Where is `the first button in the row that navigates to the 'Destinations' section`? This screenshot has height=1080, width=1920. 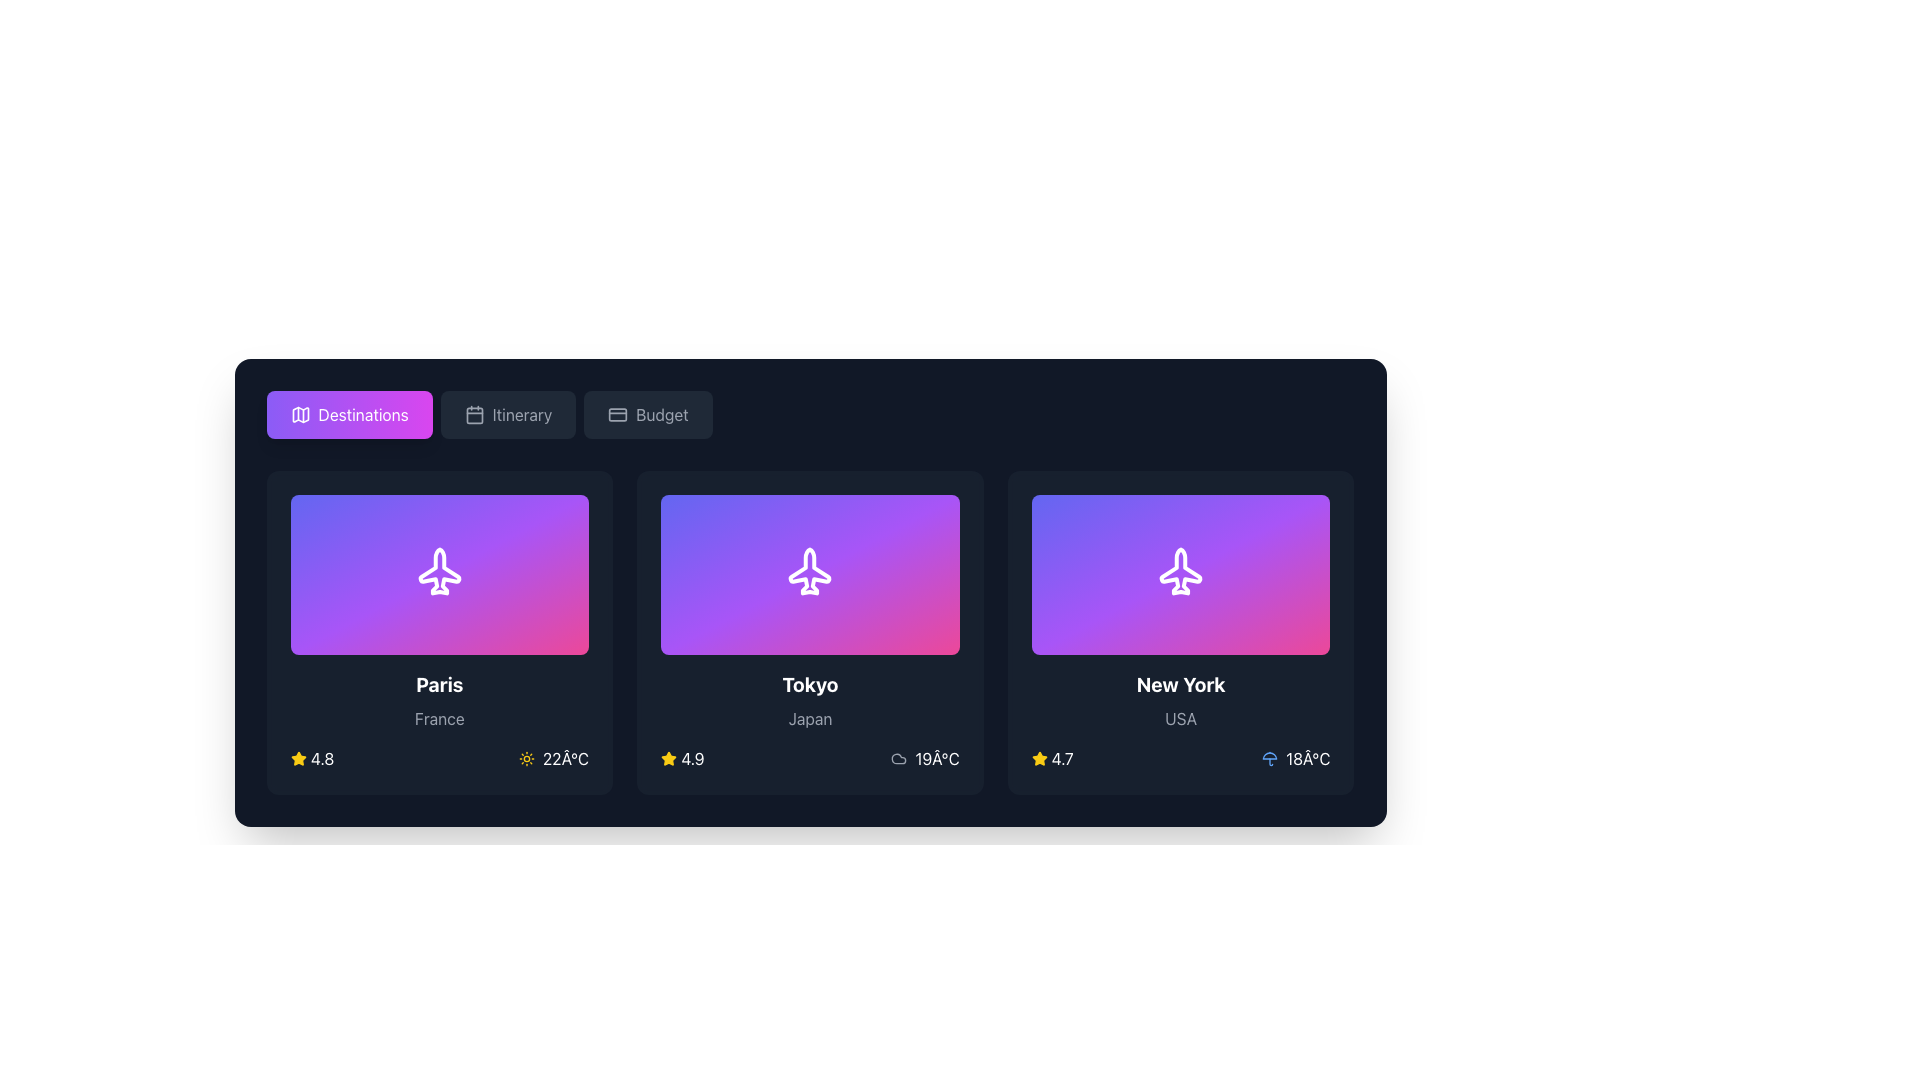 the first button in the row that navigates to the 'Destinations' section is located at coordinates (349, 414).